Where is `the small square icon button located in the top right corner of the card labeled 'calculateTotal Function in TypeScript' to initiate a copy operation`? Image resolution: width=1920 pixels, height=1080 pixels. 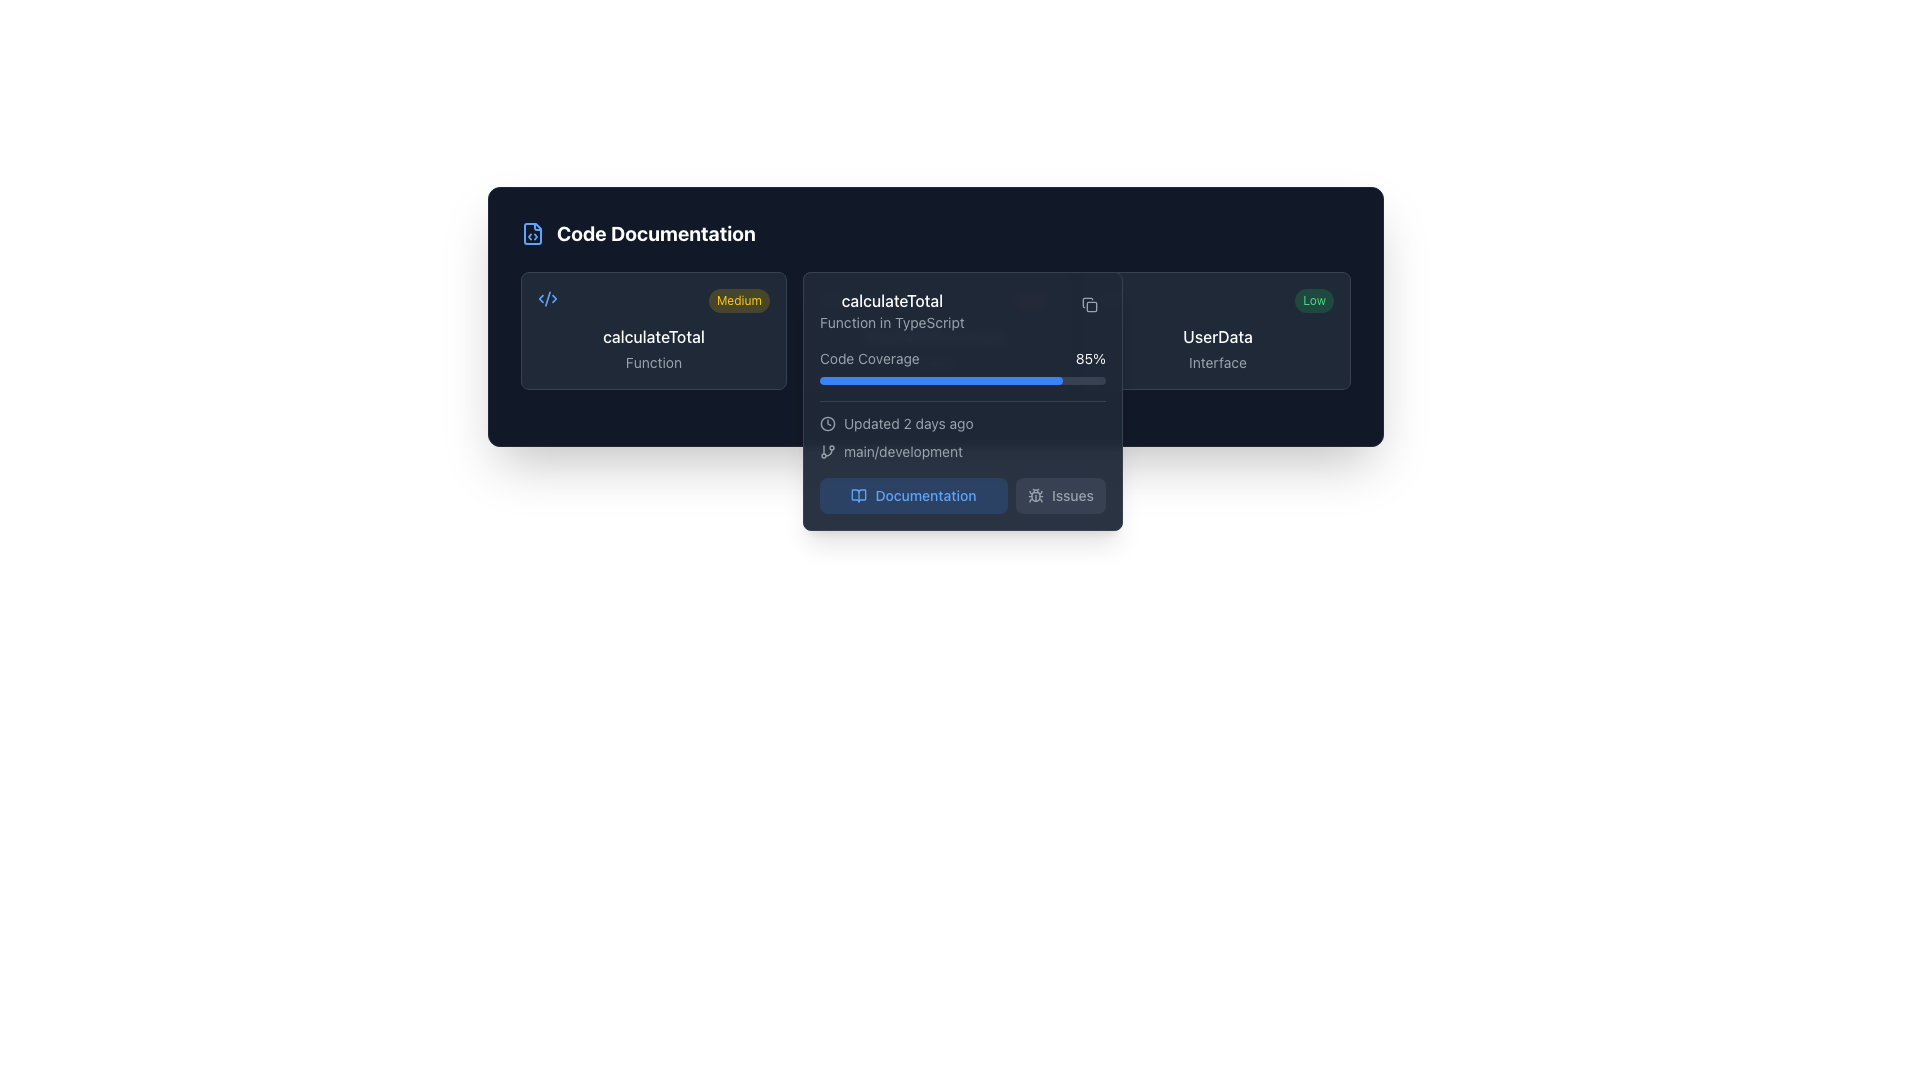
the small square icon button located in the top right corner of the card labeled 'calculateTotal Function in TypeScript' to initiate a copy operation is located at coordinates (1088, 304).